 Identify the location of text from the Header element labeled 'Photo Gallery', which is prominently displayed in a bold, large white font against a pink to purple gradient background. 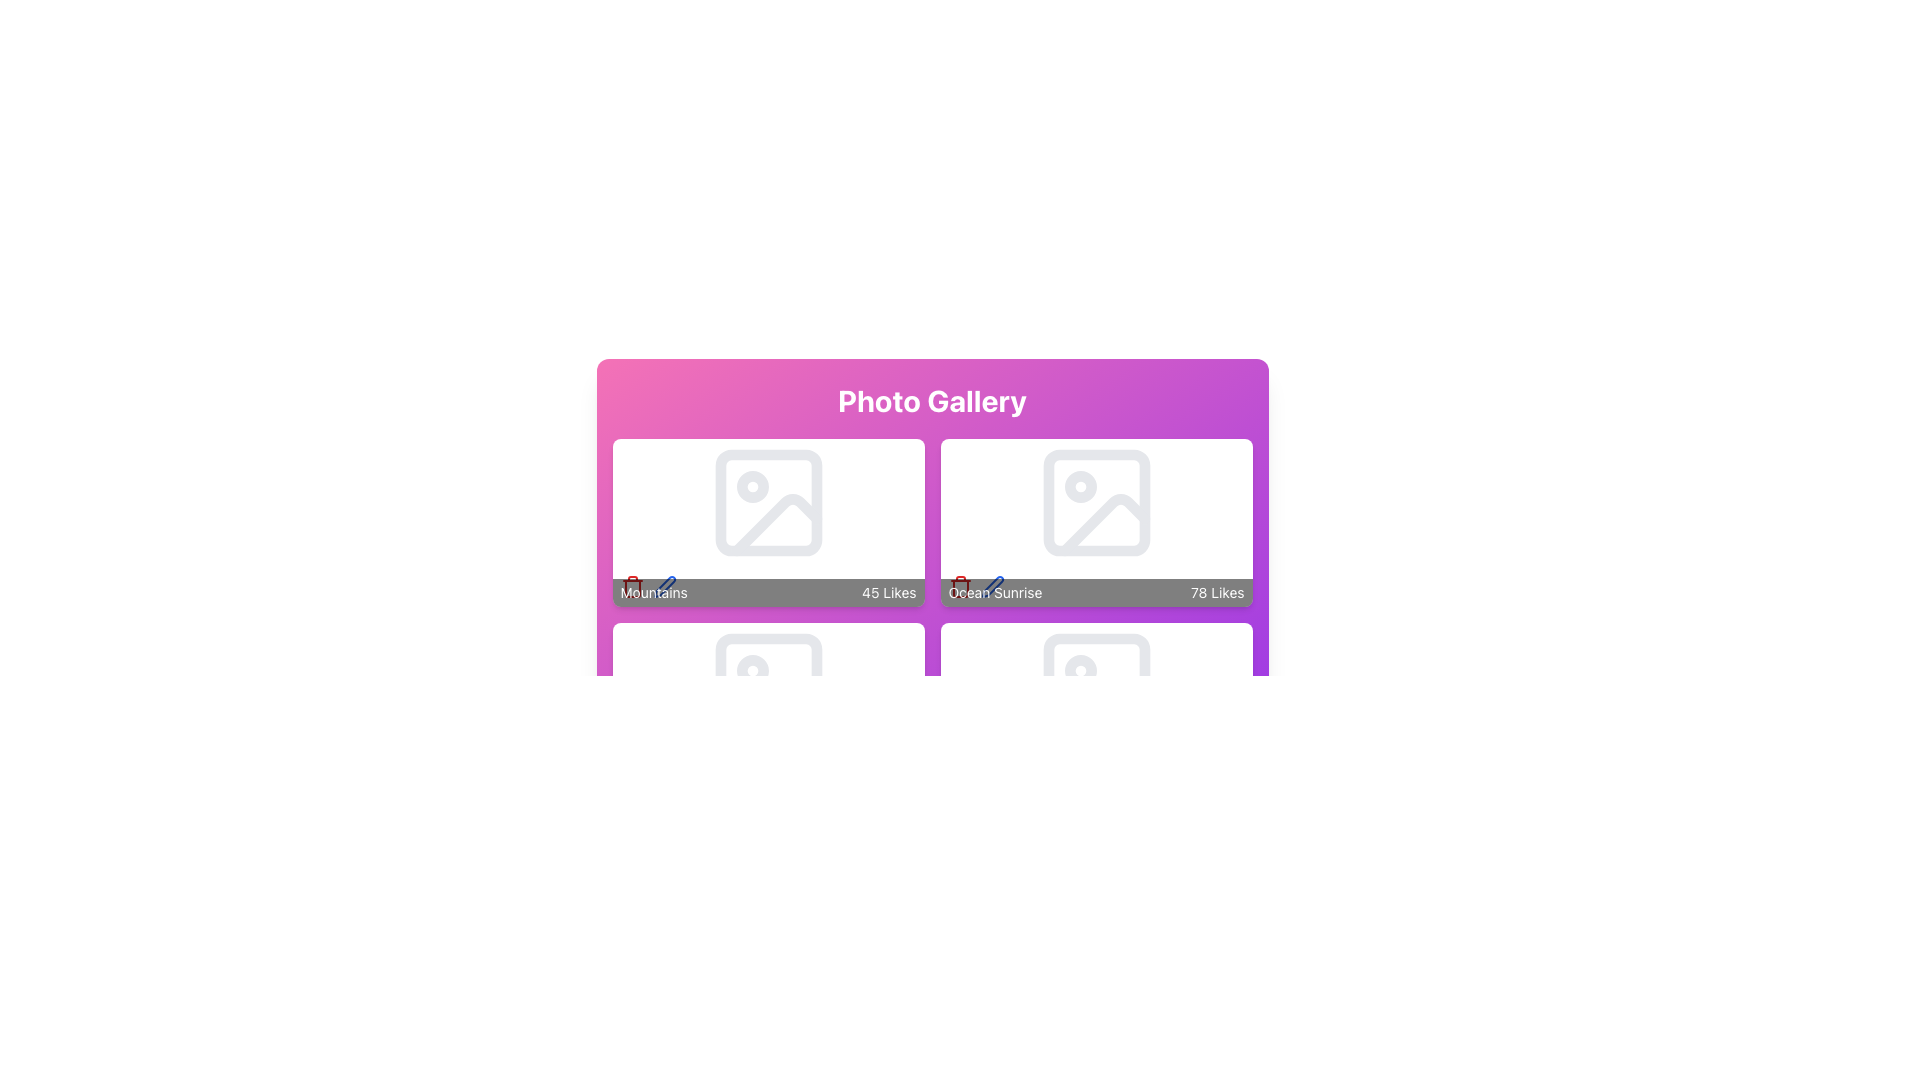
(931, 401).